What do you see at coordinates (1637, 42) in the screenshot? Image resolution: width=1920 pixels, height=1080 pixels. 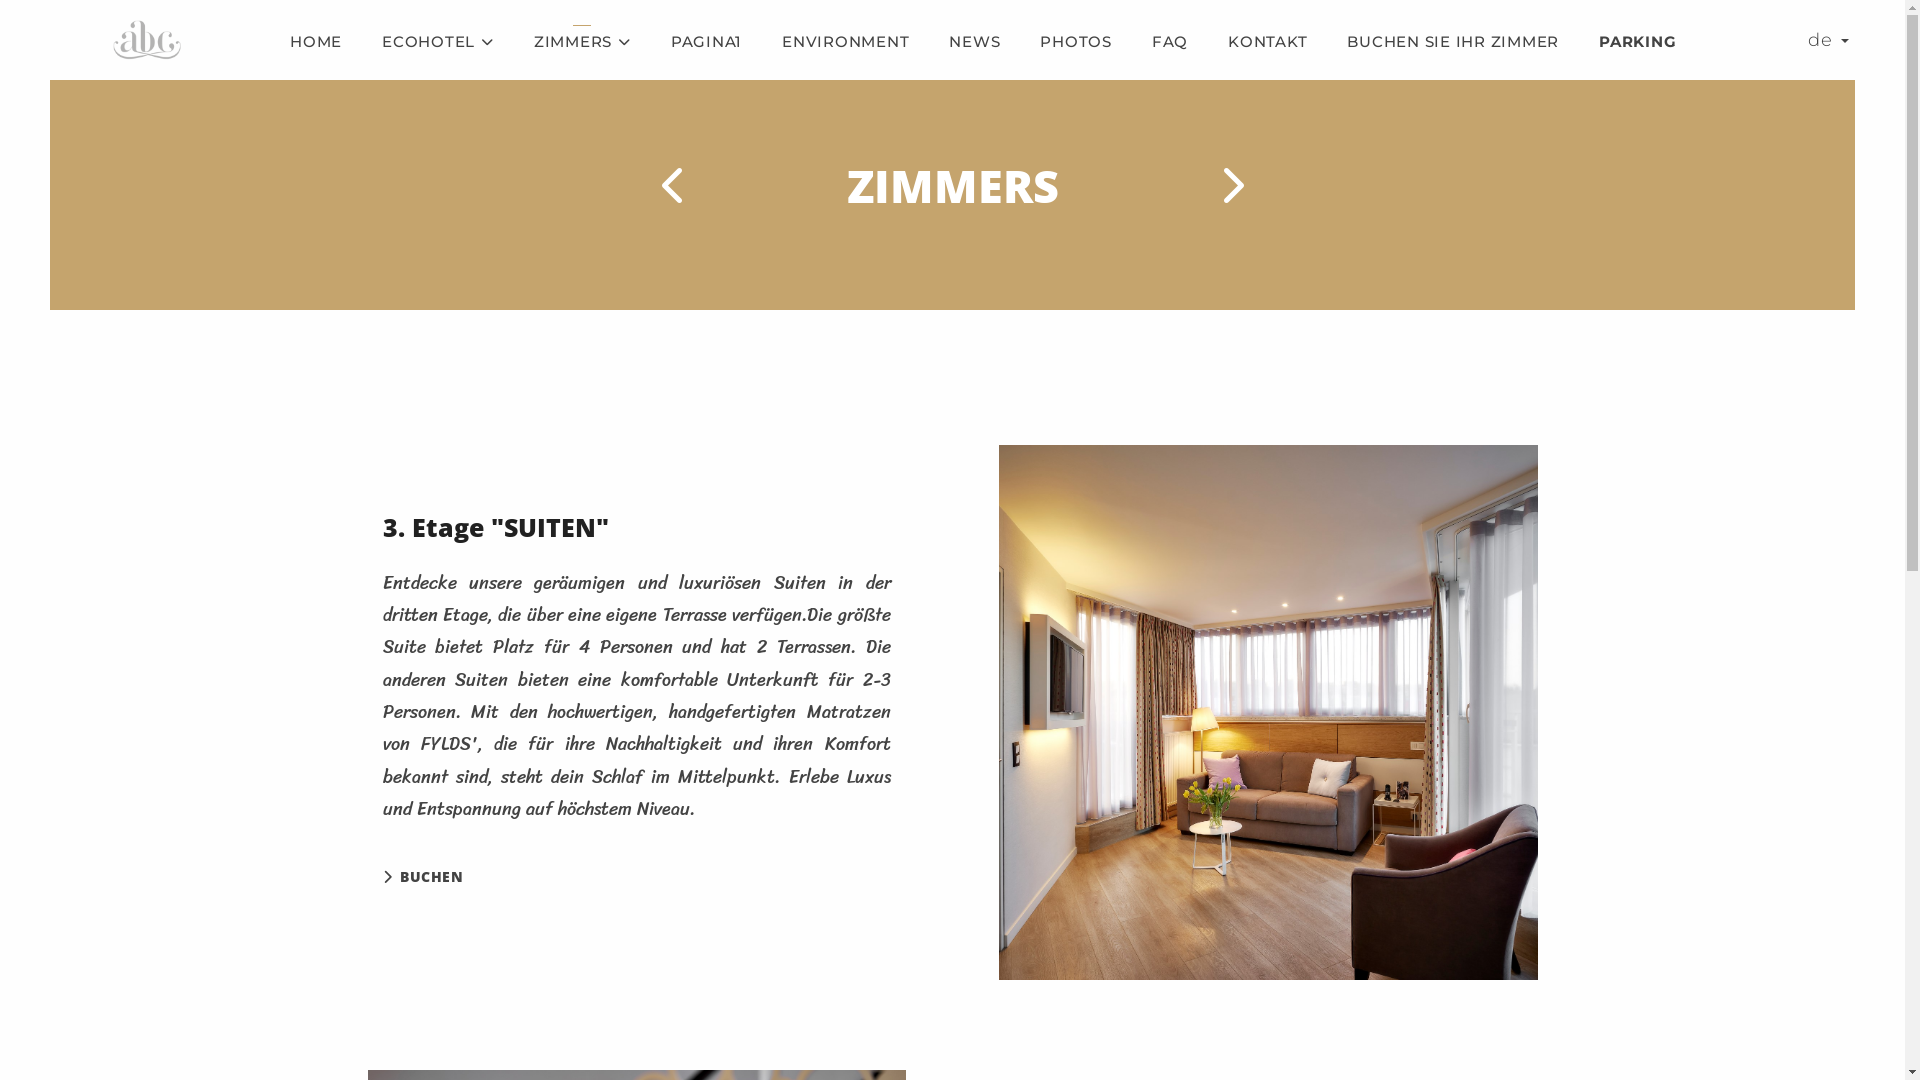 I see `'PARKING'` at bounding box center [1637, 42].